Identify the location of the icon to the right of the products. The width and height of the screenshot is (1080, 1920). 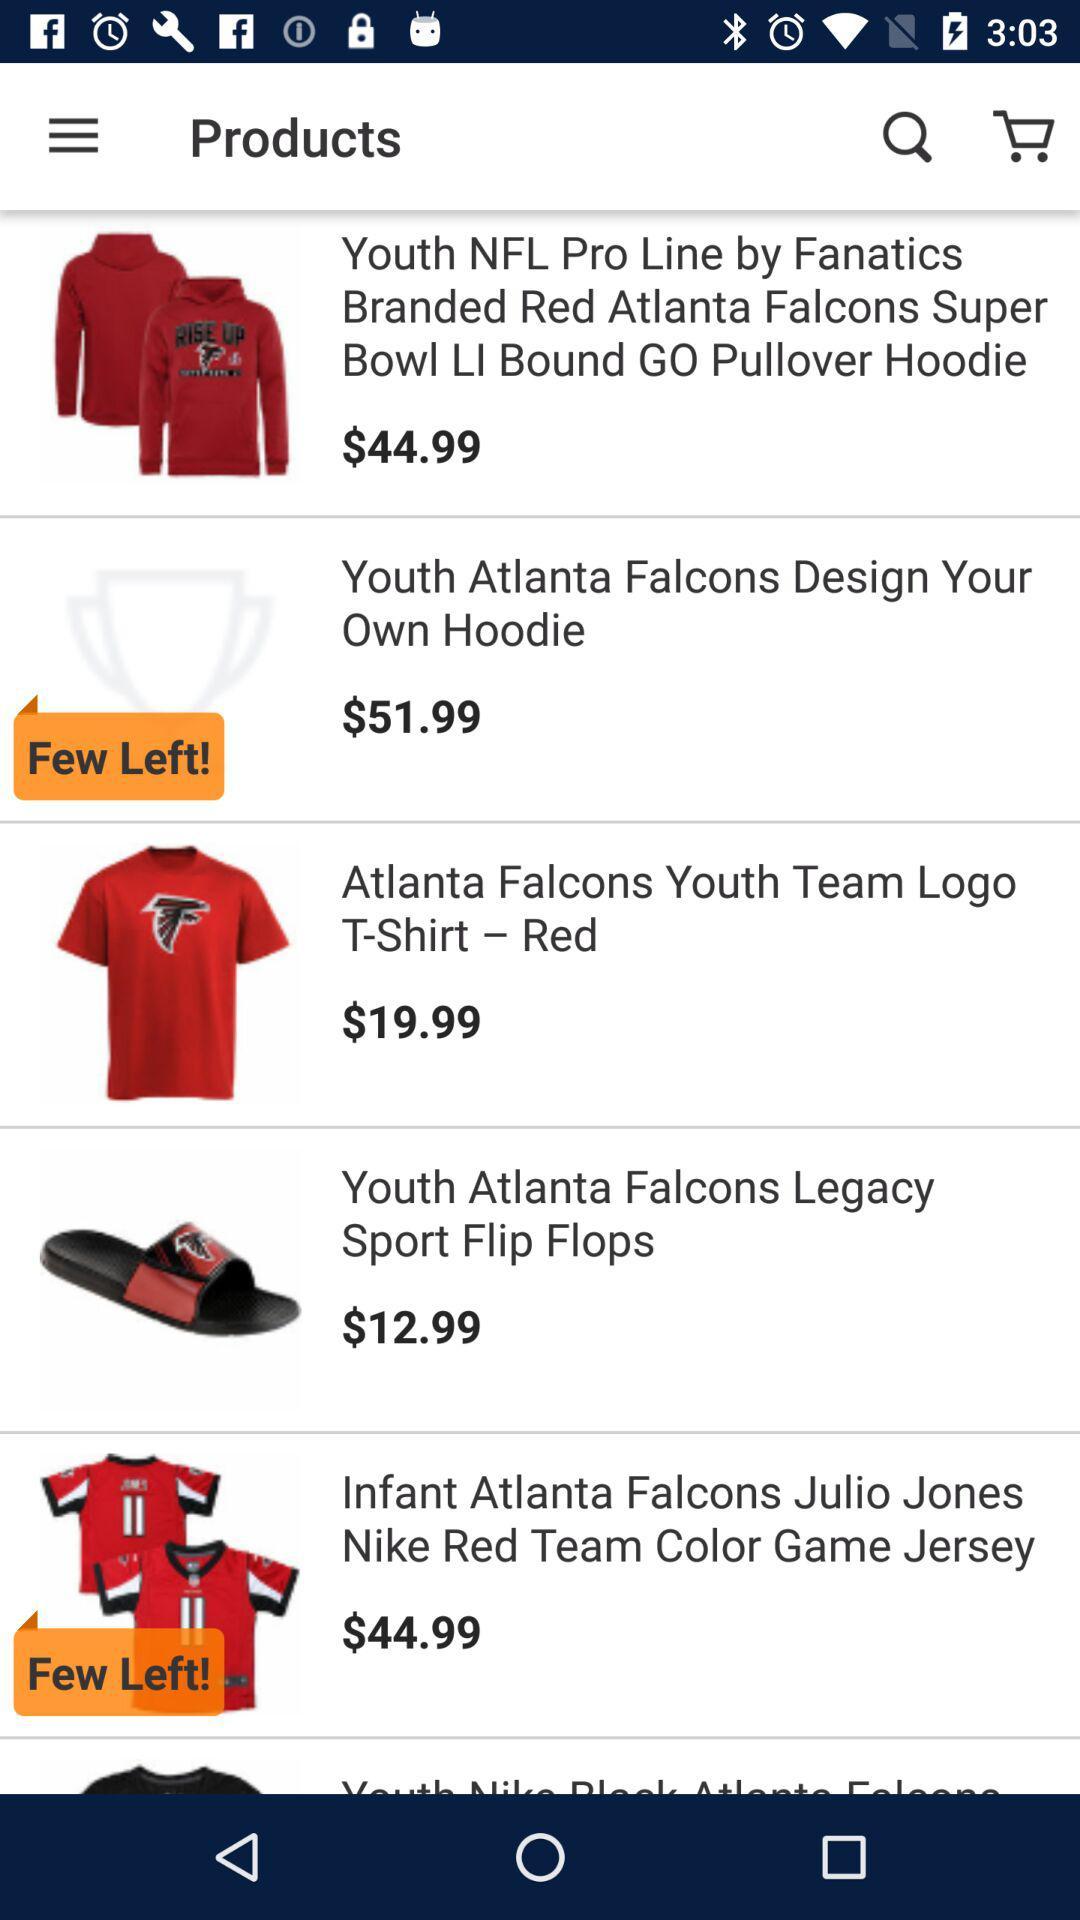
(906, 135).